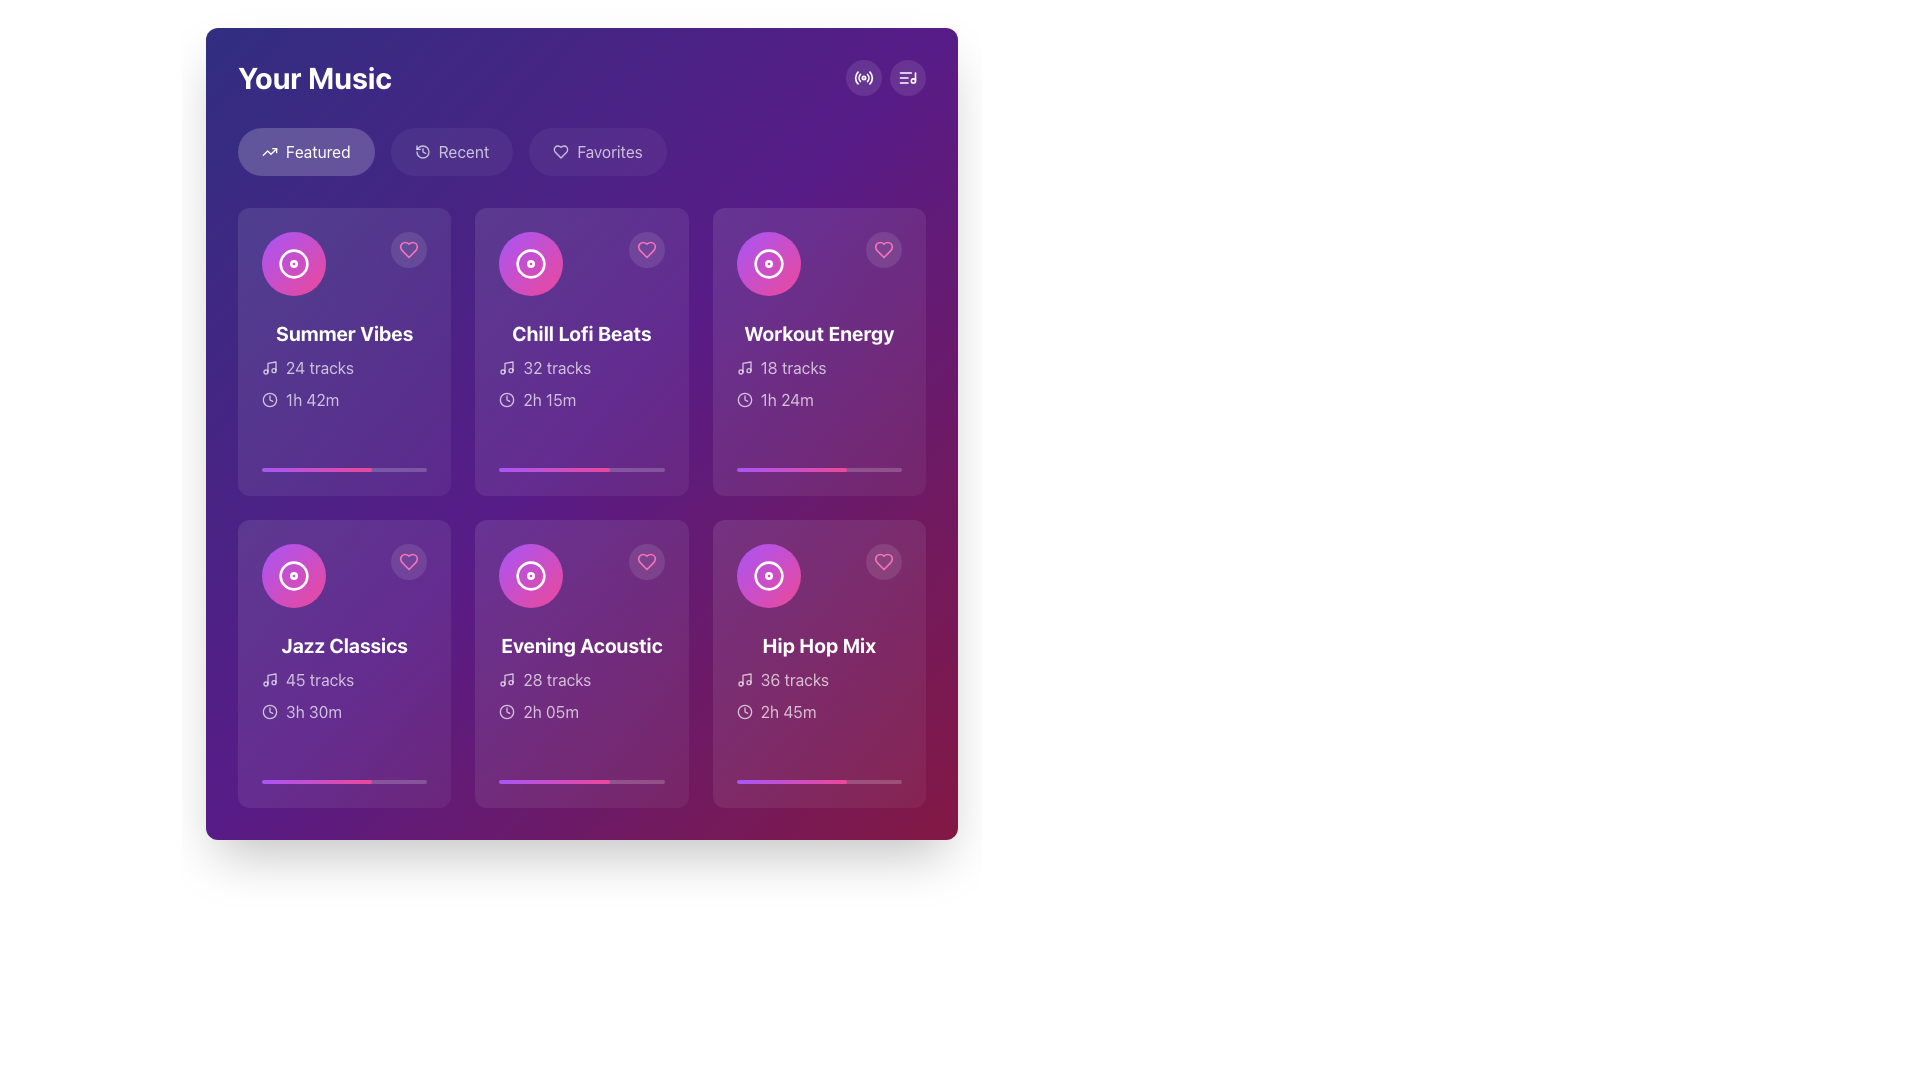 Image resolution: width=1920 pixels, height=1080 pixels. Describe the element at coordinates (580, 663) in the screenshot. I see `the circular music icon located at the top left of the card with a purple gradient background that describes 'Evening Acoustic'` at that location.